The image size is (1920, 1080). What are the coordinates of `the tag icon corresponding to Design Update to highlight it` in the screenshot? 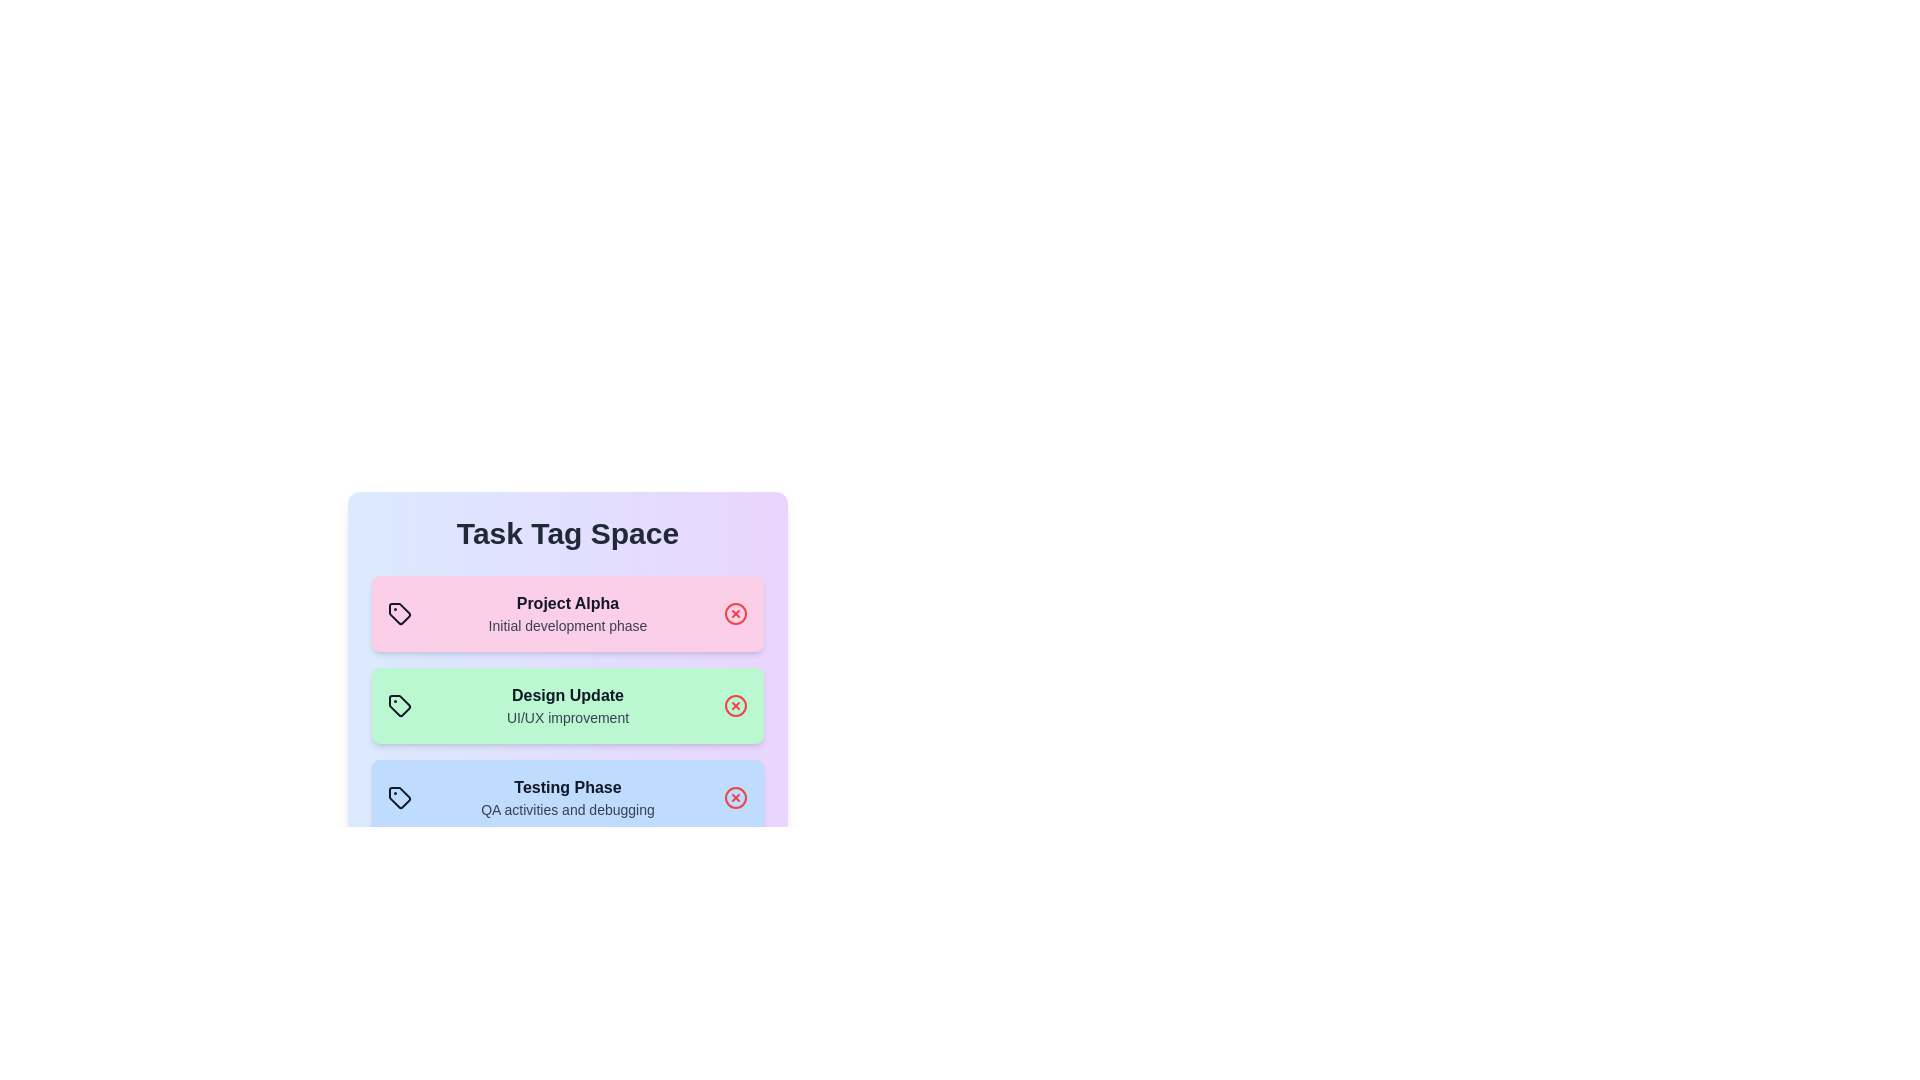 It's located at (399, 704).